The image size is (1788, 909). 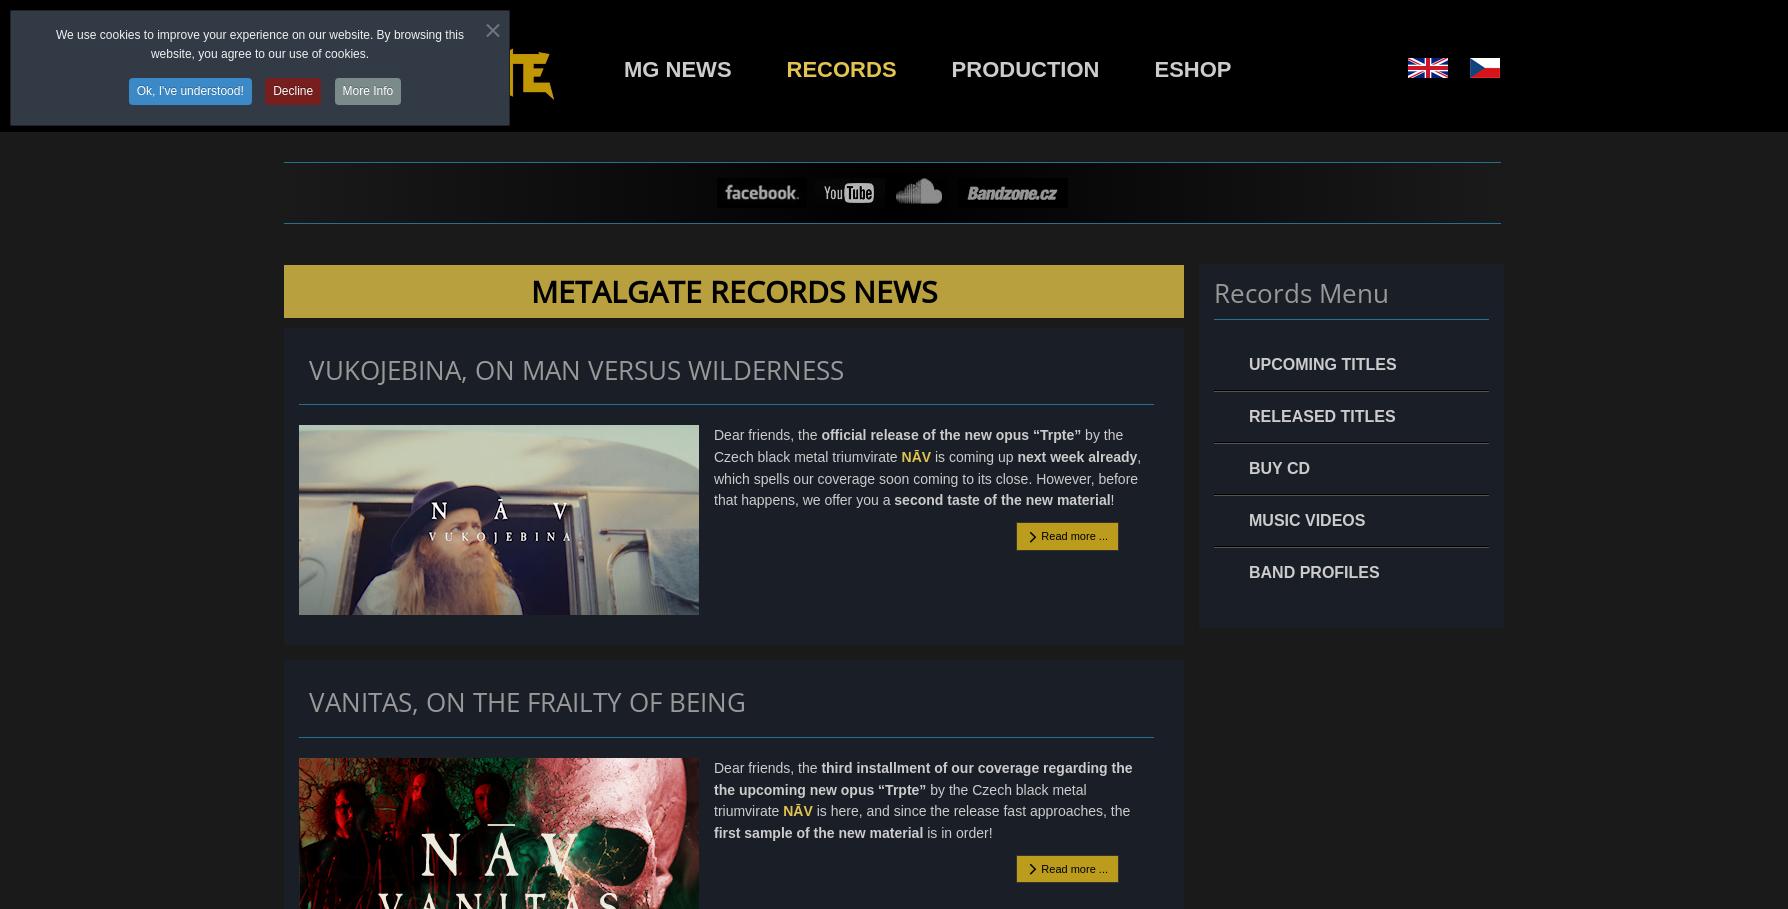 I want to click on 'Music Videos', so click(x=1306, y=519).